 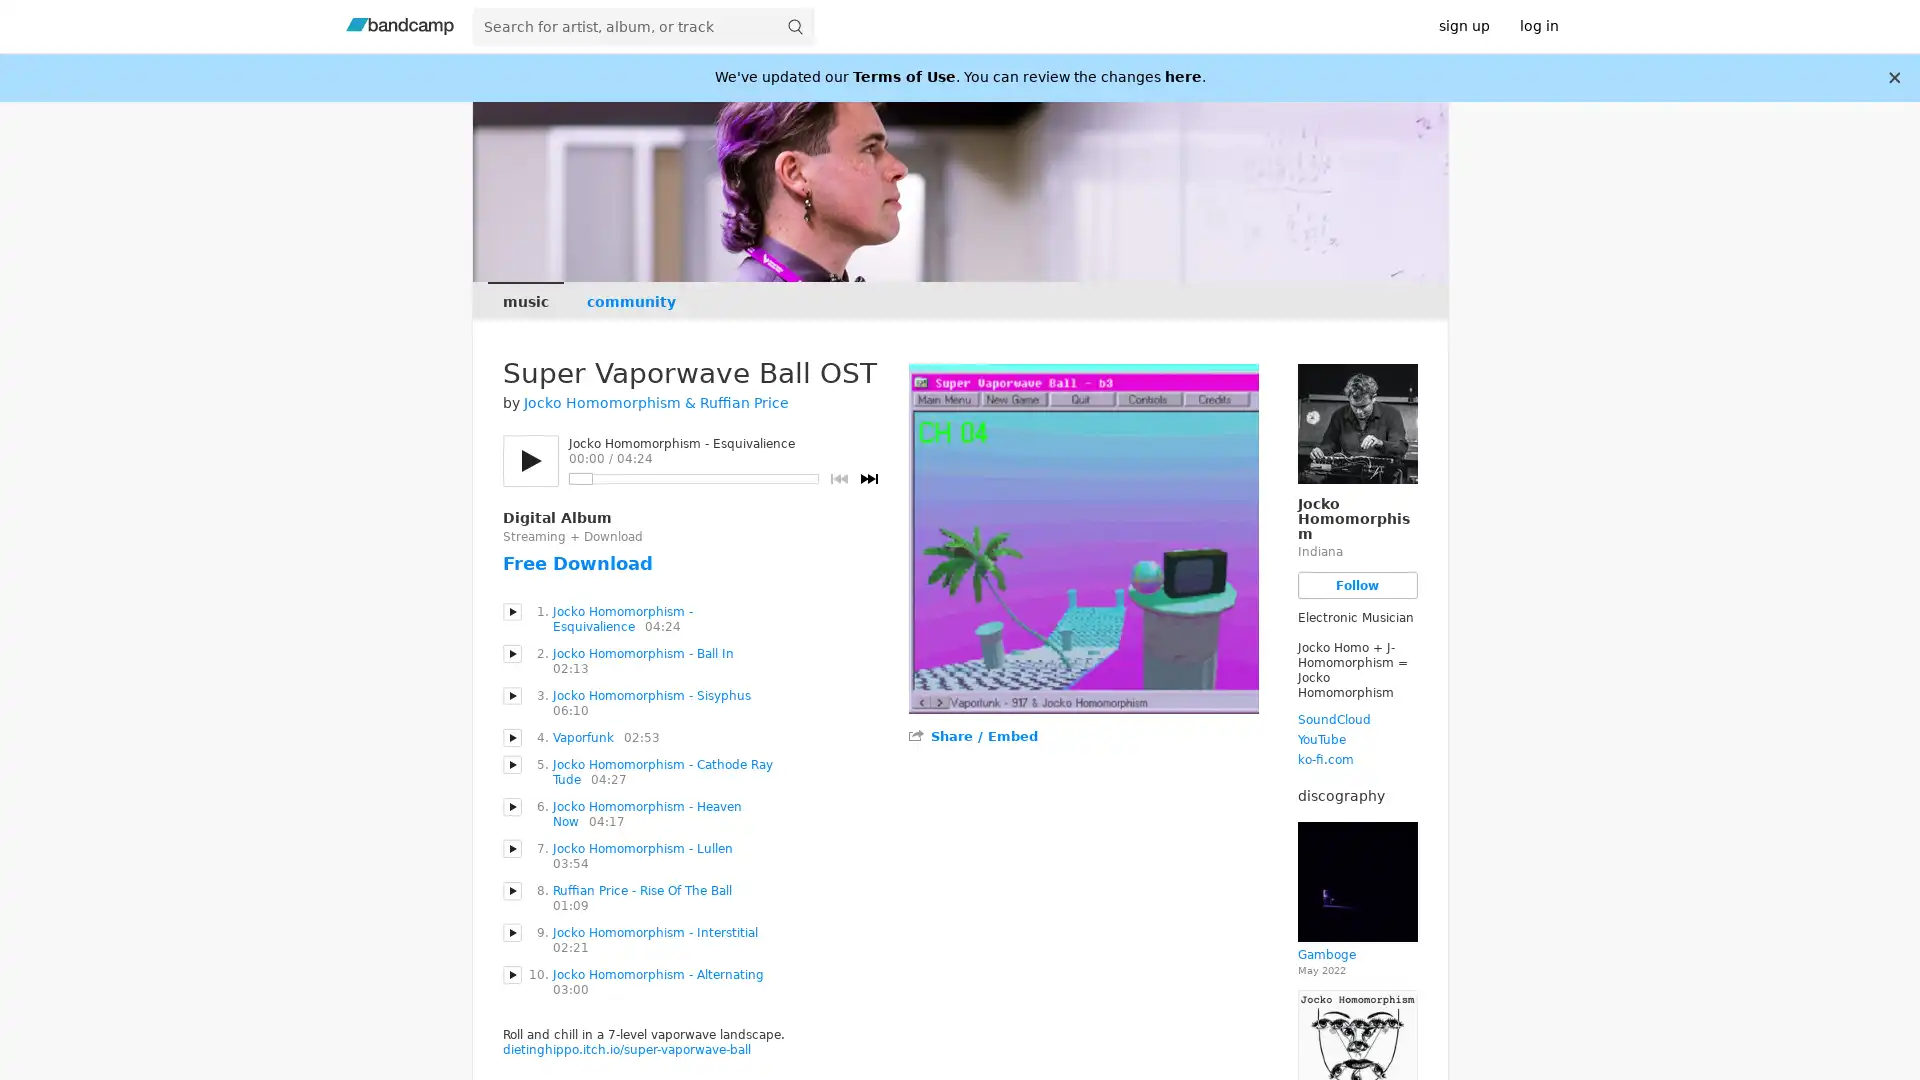 What do you see at coordinates (511, 848) in the screenshot?
I see `Play Jocko Homomorphism - Lullen` at bounding box center [511, 848].